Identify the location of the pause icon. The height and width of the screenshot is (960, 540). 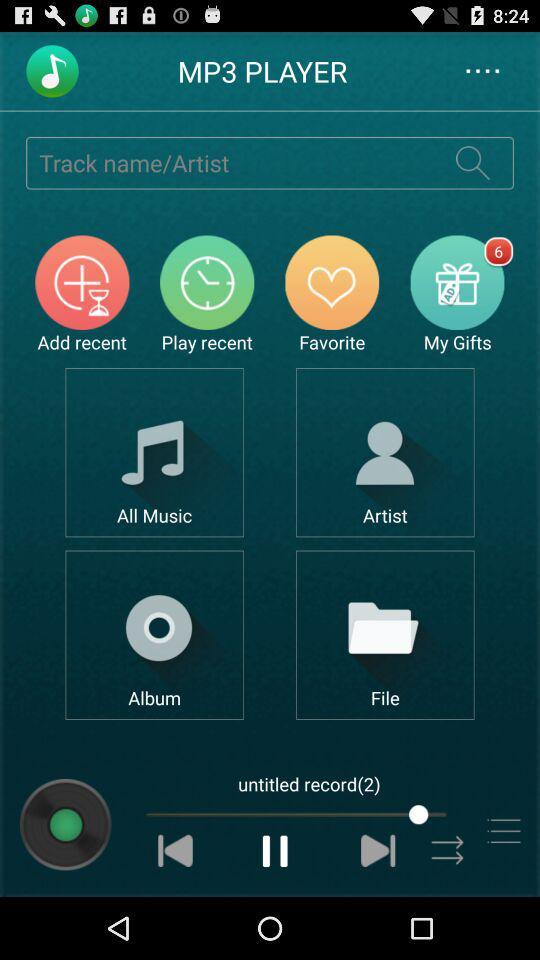
(275, 910).